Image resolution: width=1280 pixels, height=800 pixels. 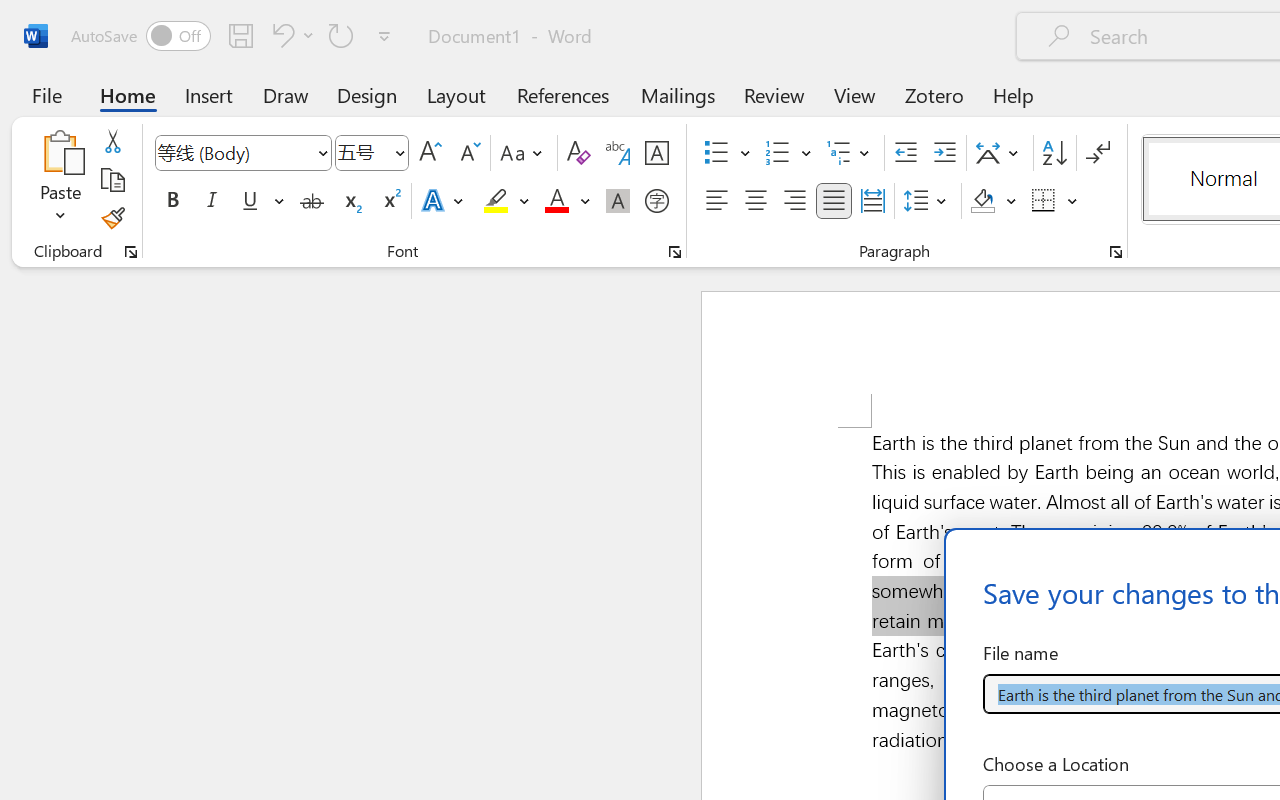 What do you see at coordinates (834, 201) in the screenshot?
I see `'Justify'` at bounding box center [834, 201].